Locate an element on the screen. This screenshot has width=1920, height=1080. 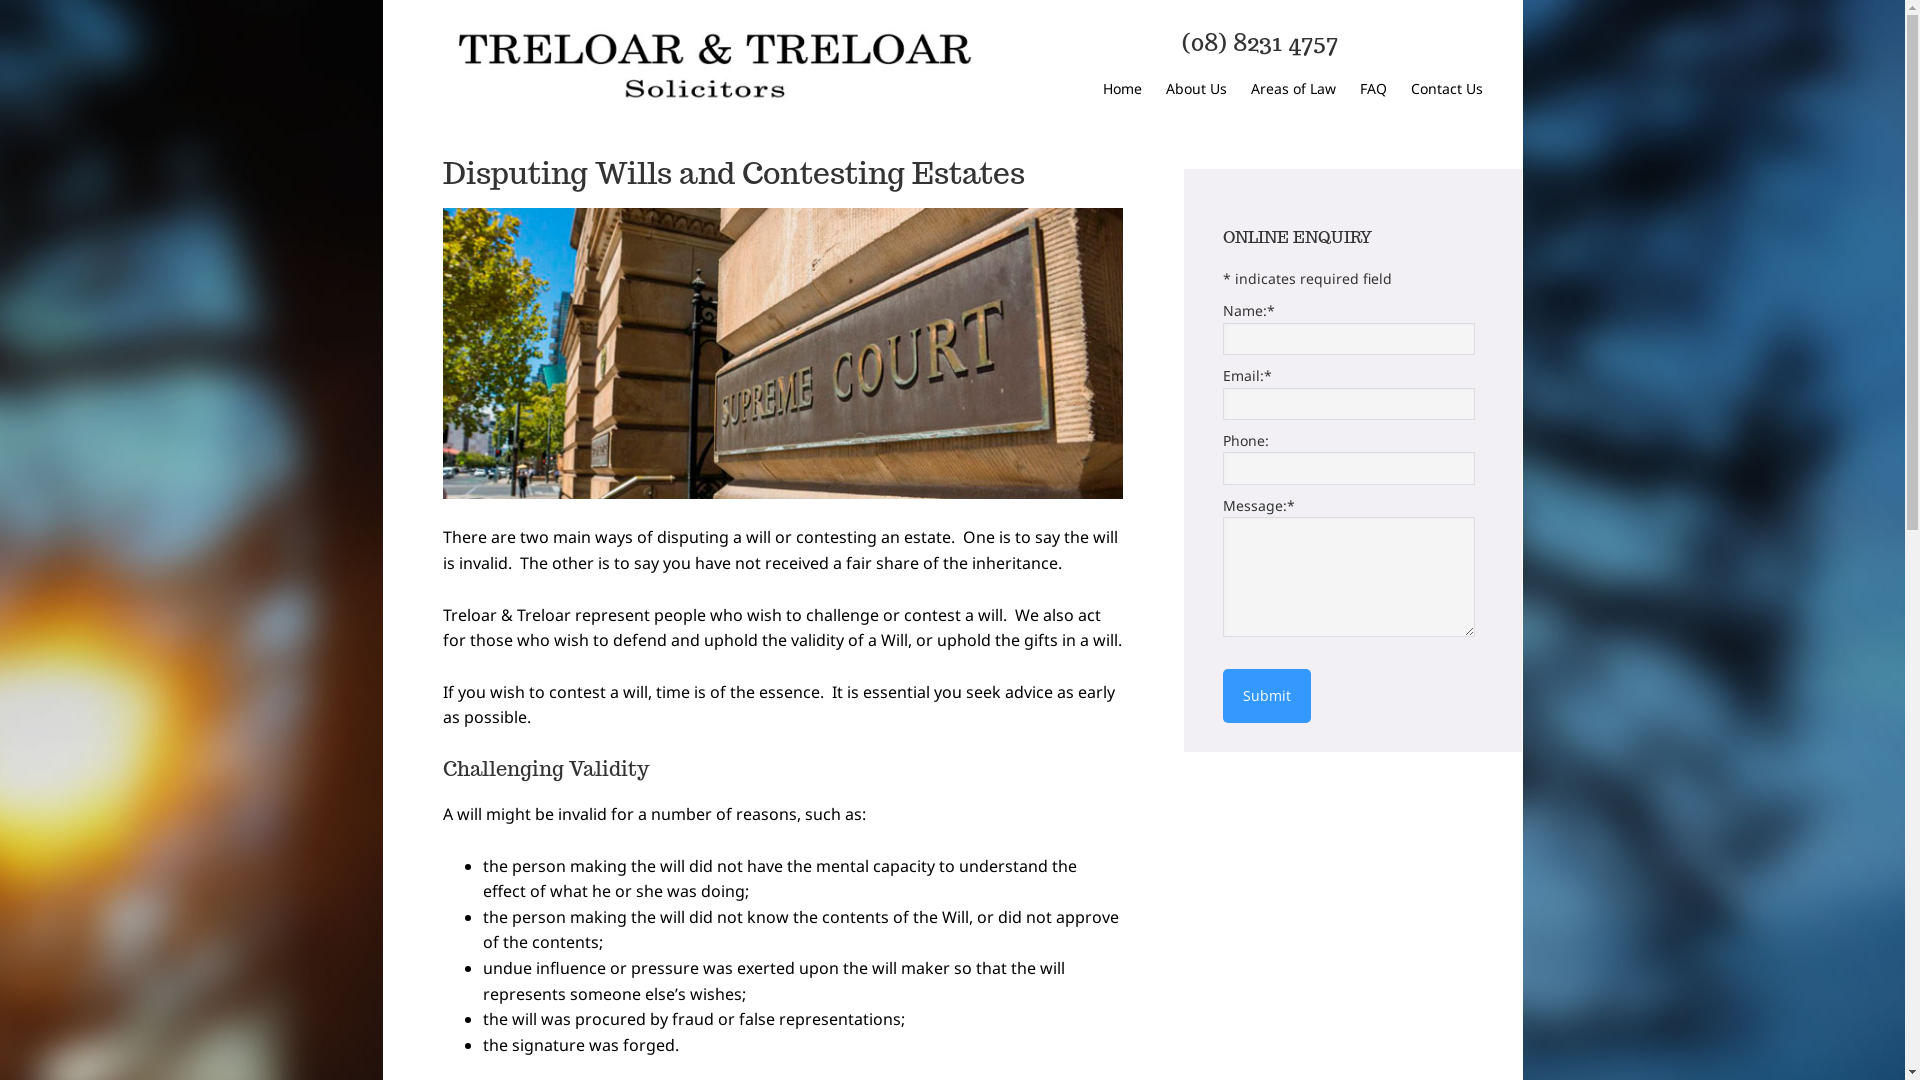
'Home' is located at coordinates (1121, 90).